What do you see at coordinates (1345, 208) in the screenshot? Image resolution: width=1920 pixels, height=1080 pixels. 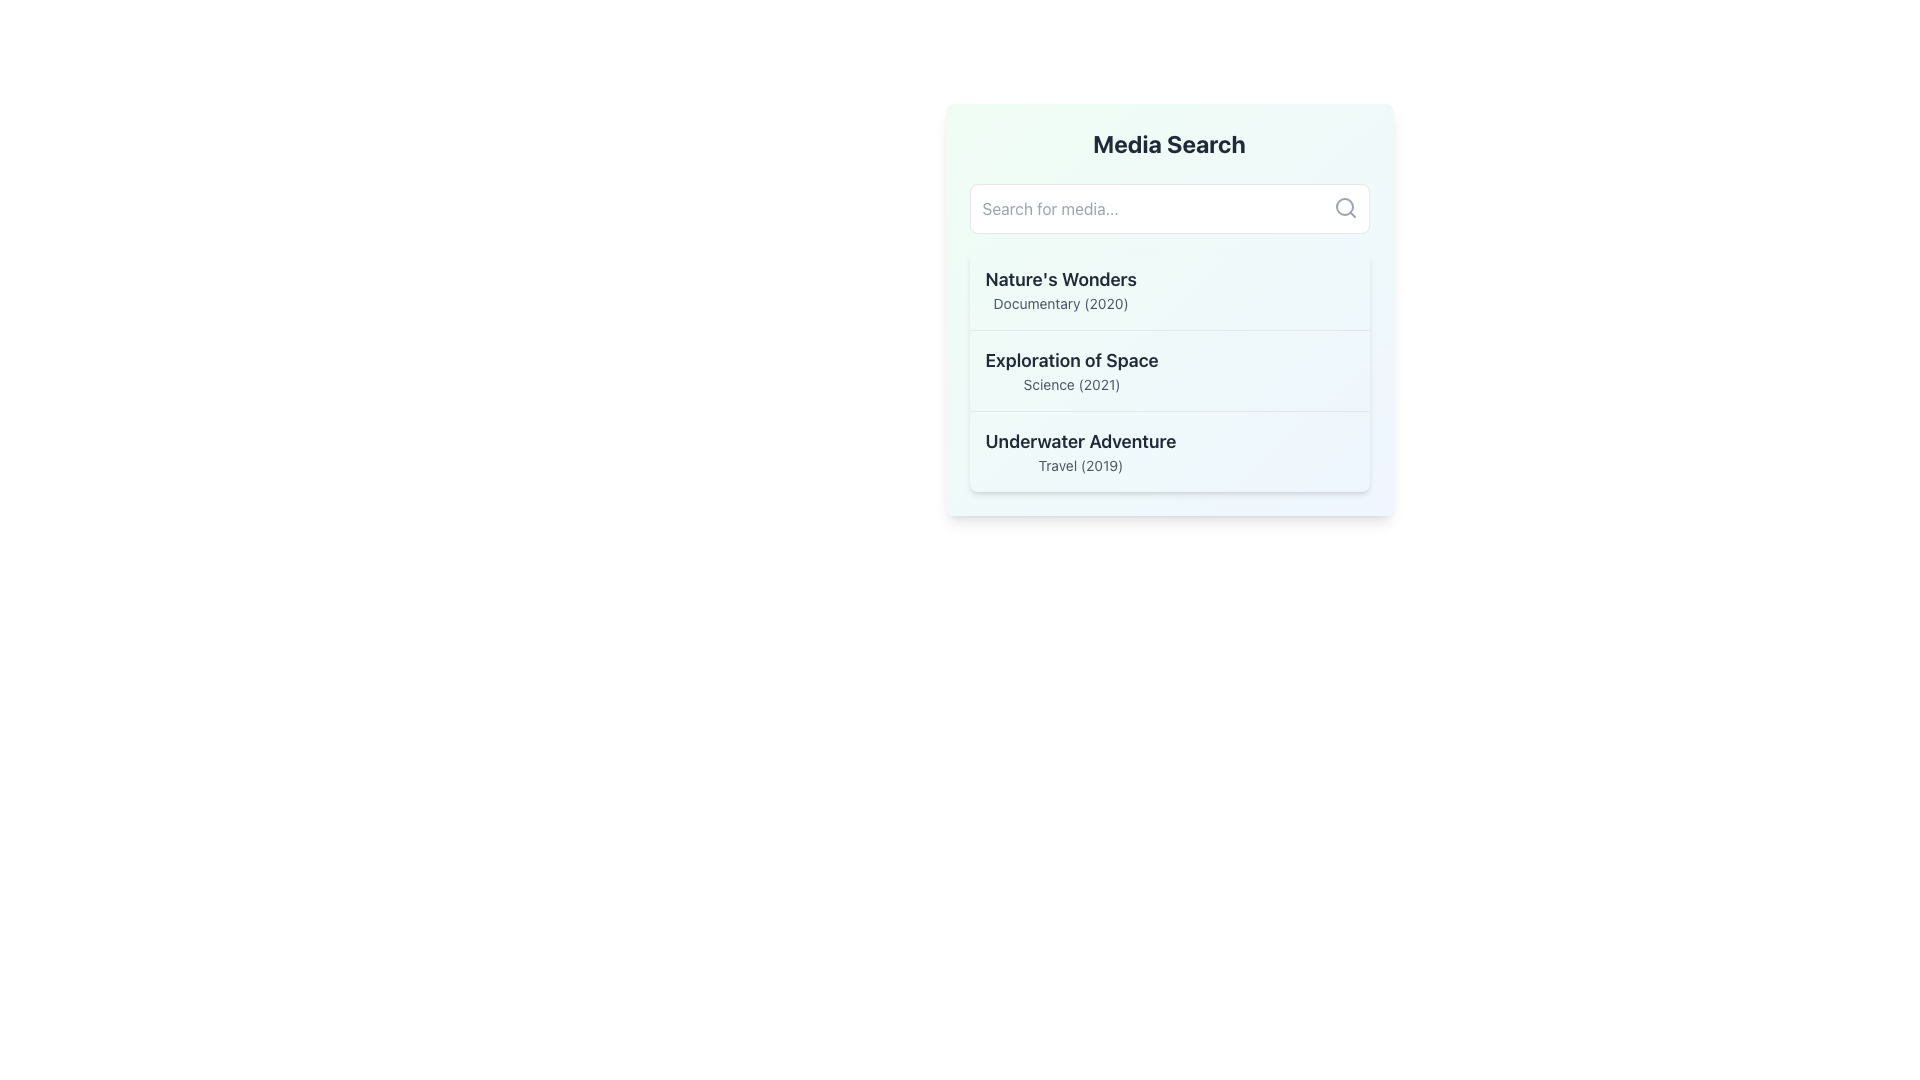 I see `the decorative magnifying glass icon located at the top-right corner of the search bar interface` at bounding box center [1345, 208].